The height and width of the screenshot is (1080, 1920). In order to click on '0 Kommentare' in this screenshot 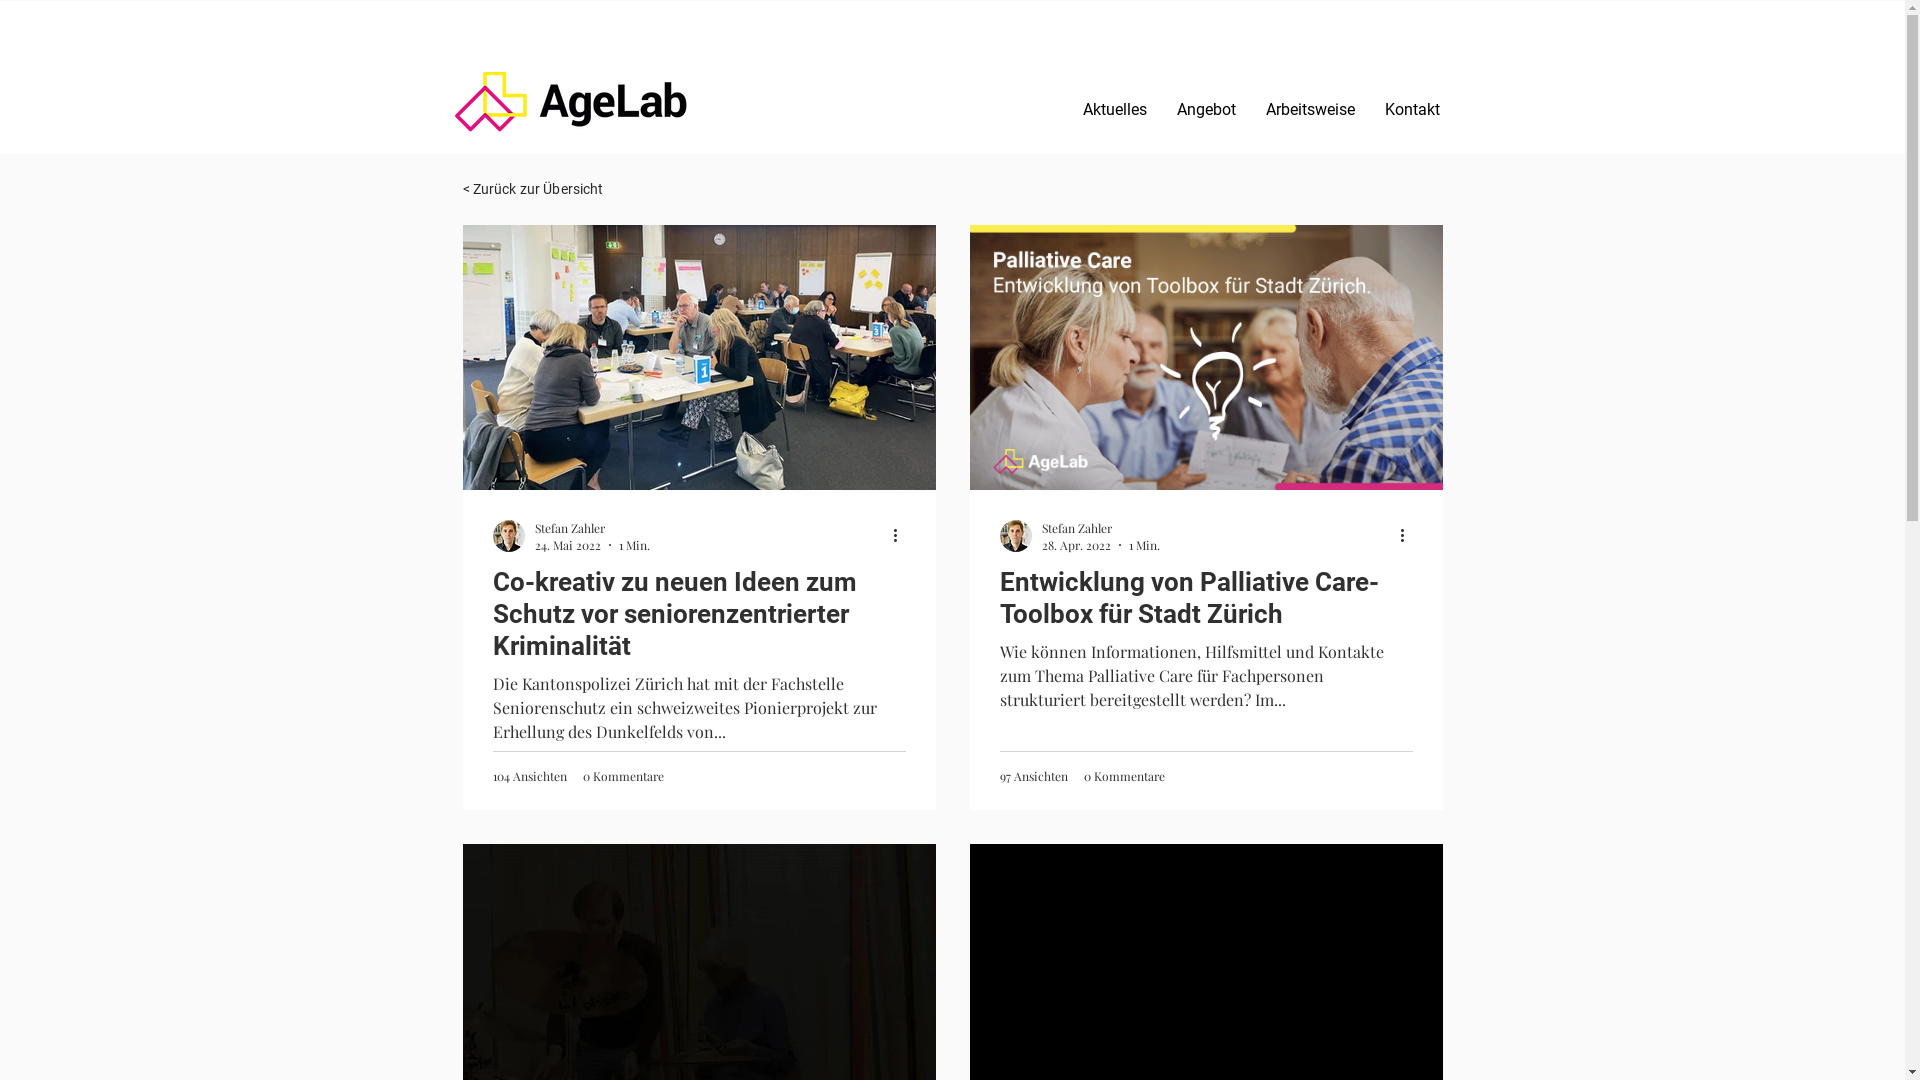, I will do `click(621, 774)`.